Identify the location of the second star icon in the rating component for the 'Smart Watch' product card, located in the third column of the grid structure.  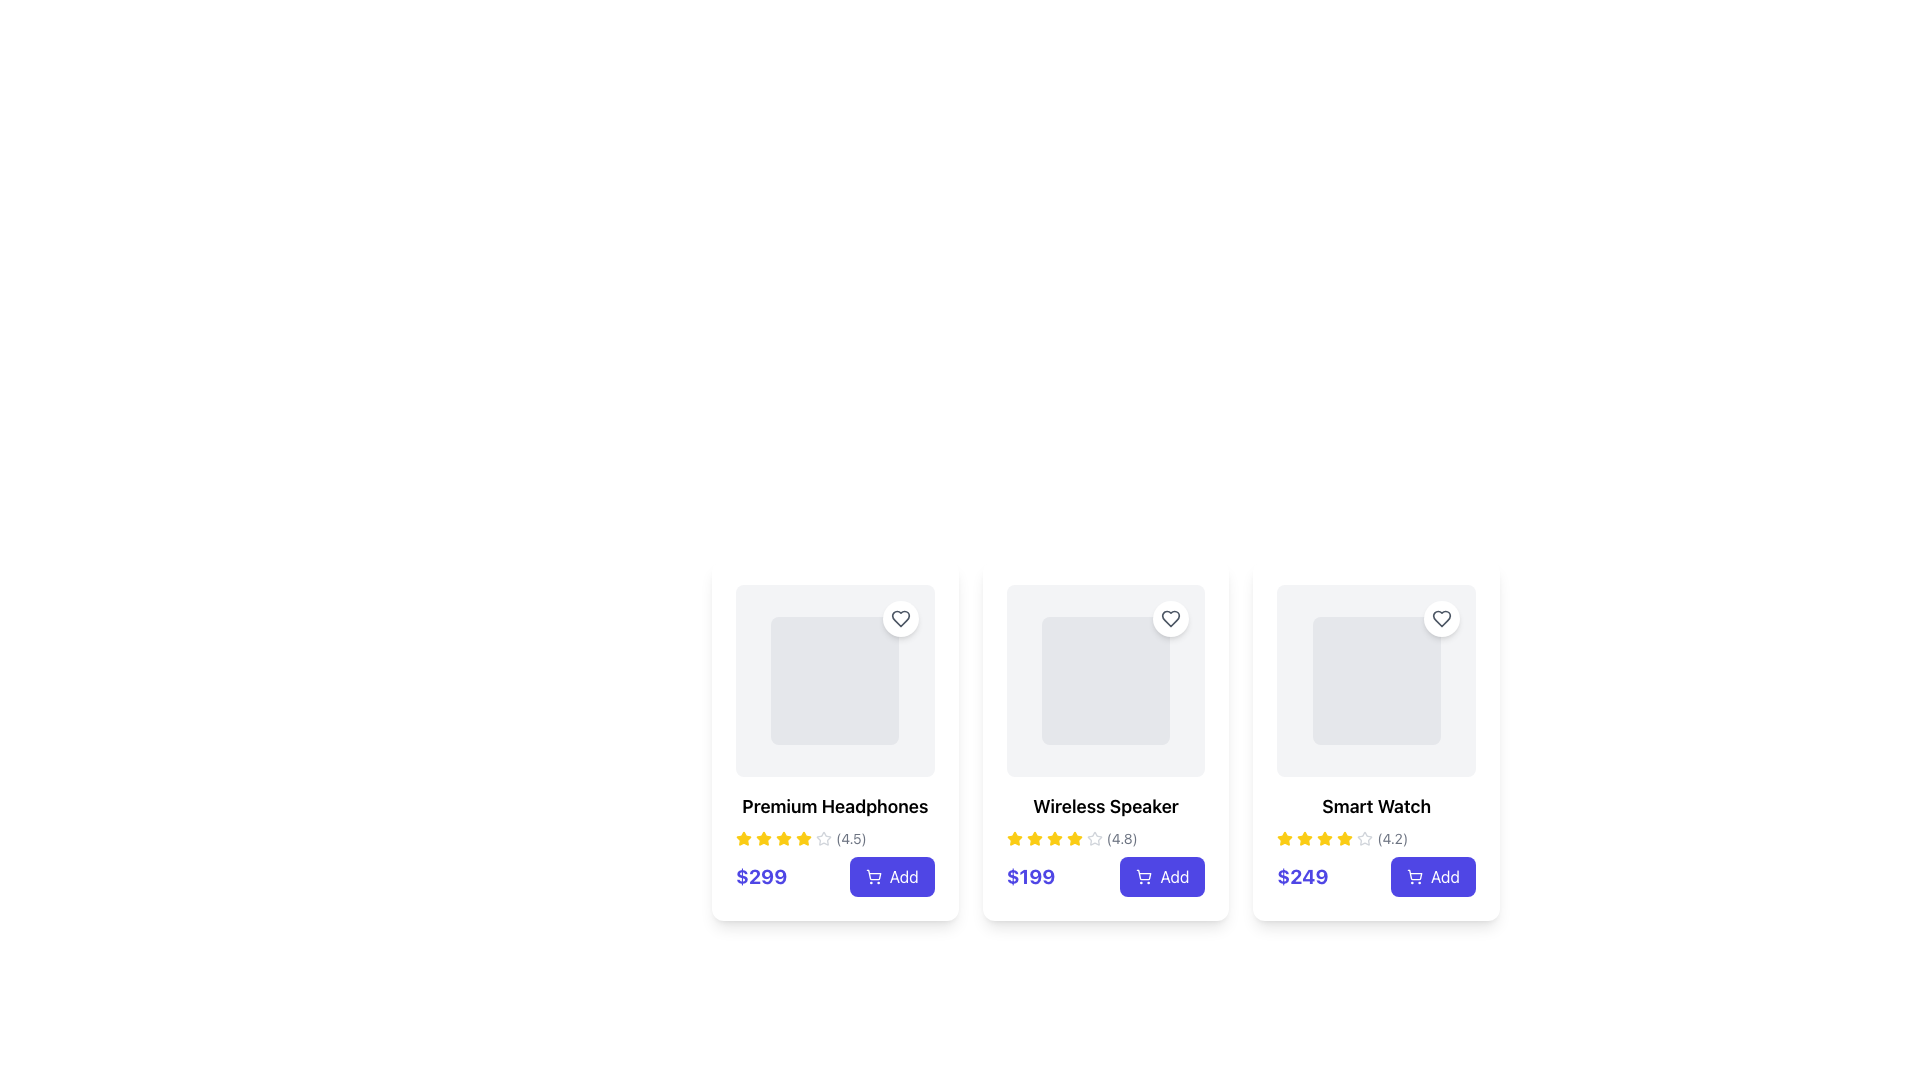
(1325, 838).